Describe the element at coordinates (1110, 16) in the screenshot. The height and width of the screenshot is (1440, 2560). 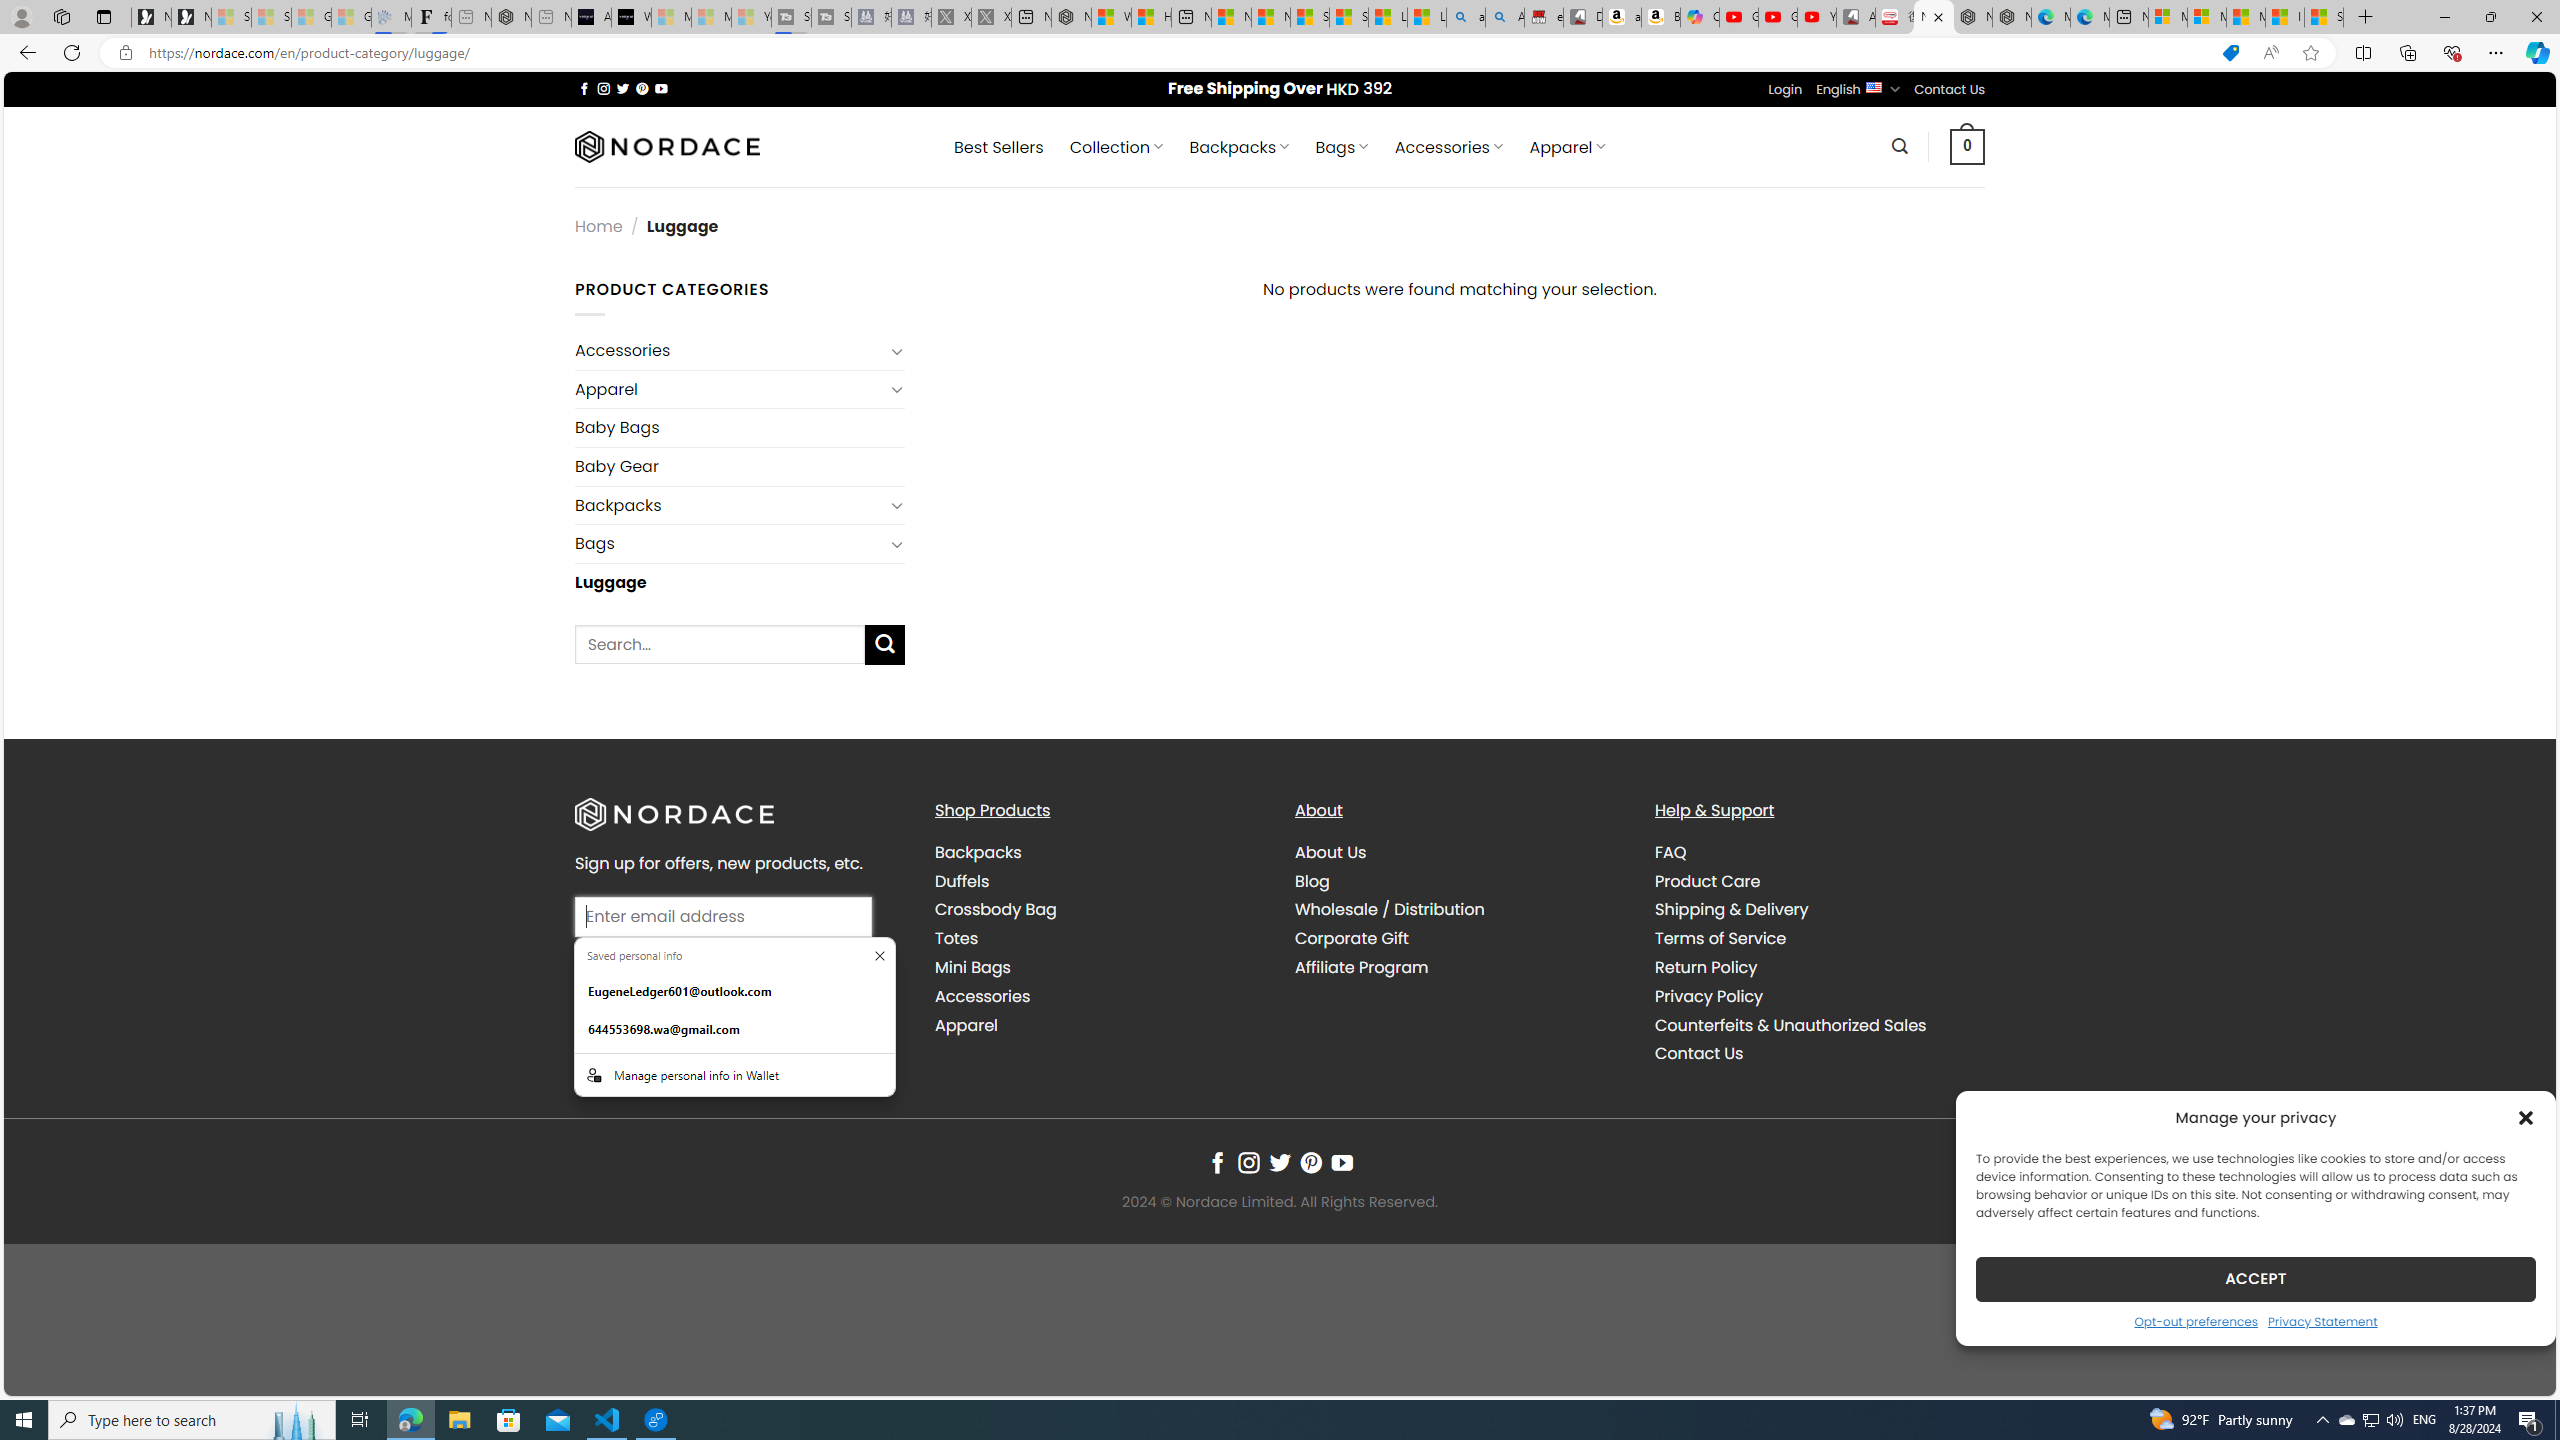
I see `'Wildlife - MSN'` at that location.